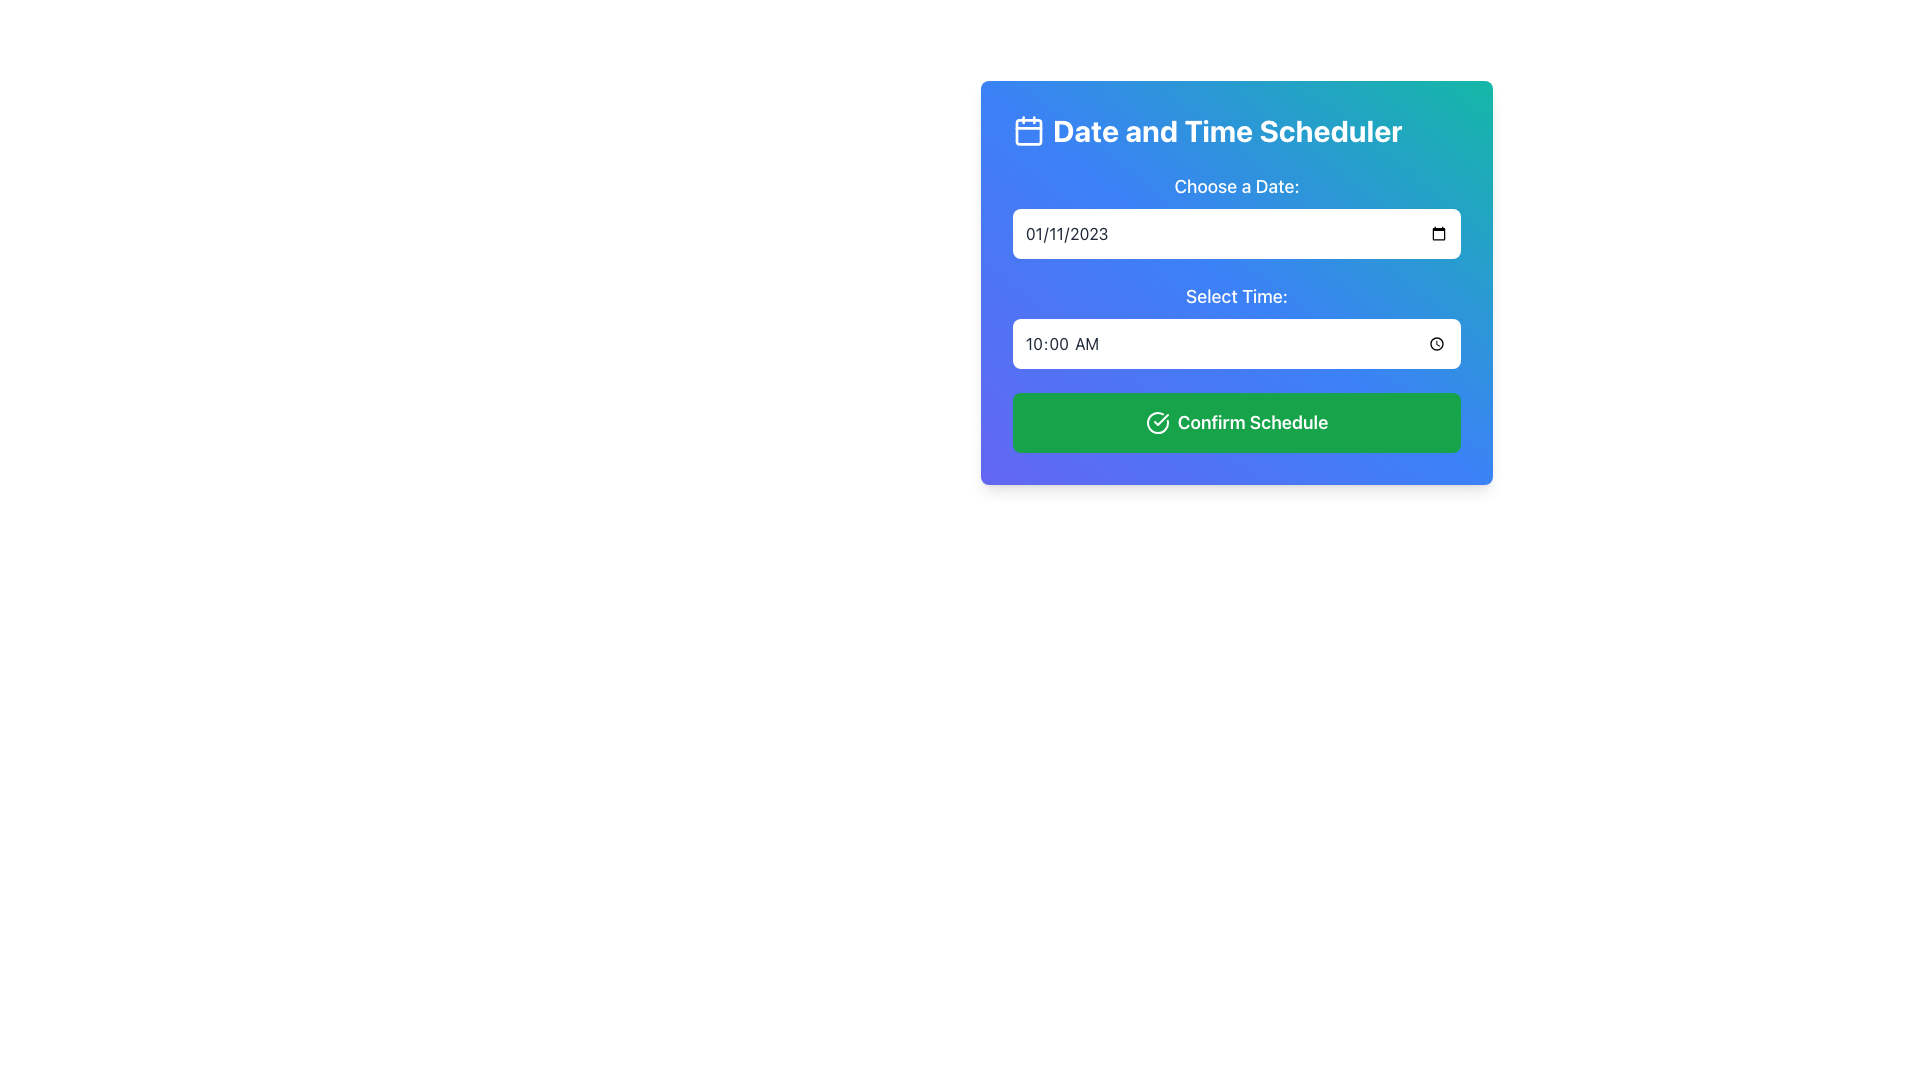 The height and width of the screenshot is (1080, 1920). I want to click on the rectangular time input field displaying '10:00 AM', so click(1236, 342).